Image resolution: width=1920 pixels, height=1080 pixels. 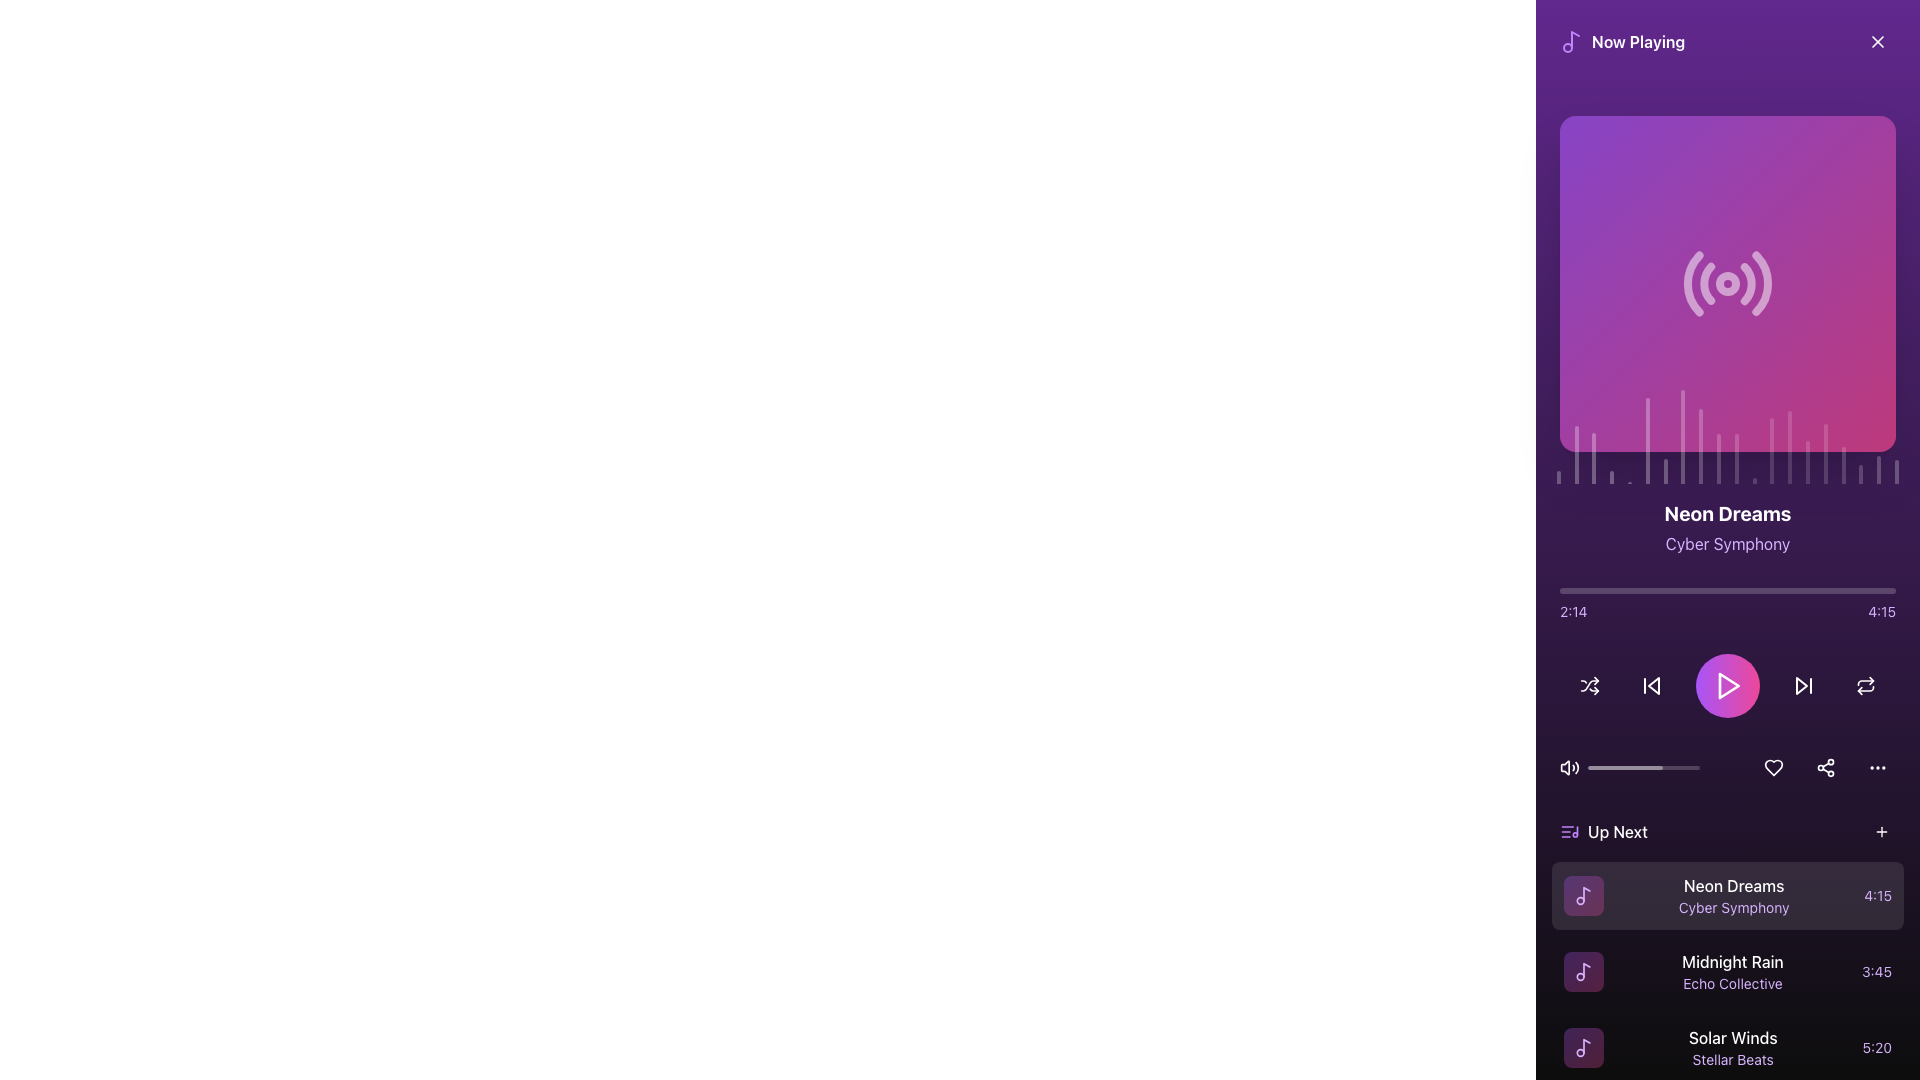 What do you see at coordinates (1651, 685) in the screenshot?
I see `the backward skip button, which is a small button with a dark purple background and a white backward skip icon, located in the lower section of the music player interface` at bounding box center [1651, 685].